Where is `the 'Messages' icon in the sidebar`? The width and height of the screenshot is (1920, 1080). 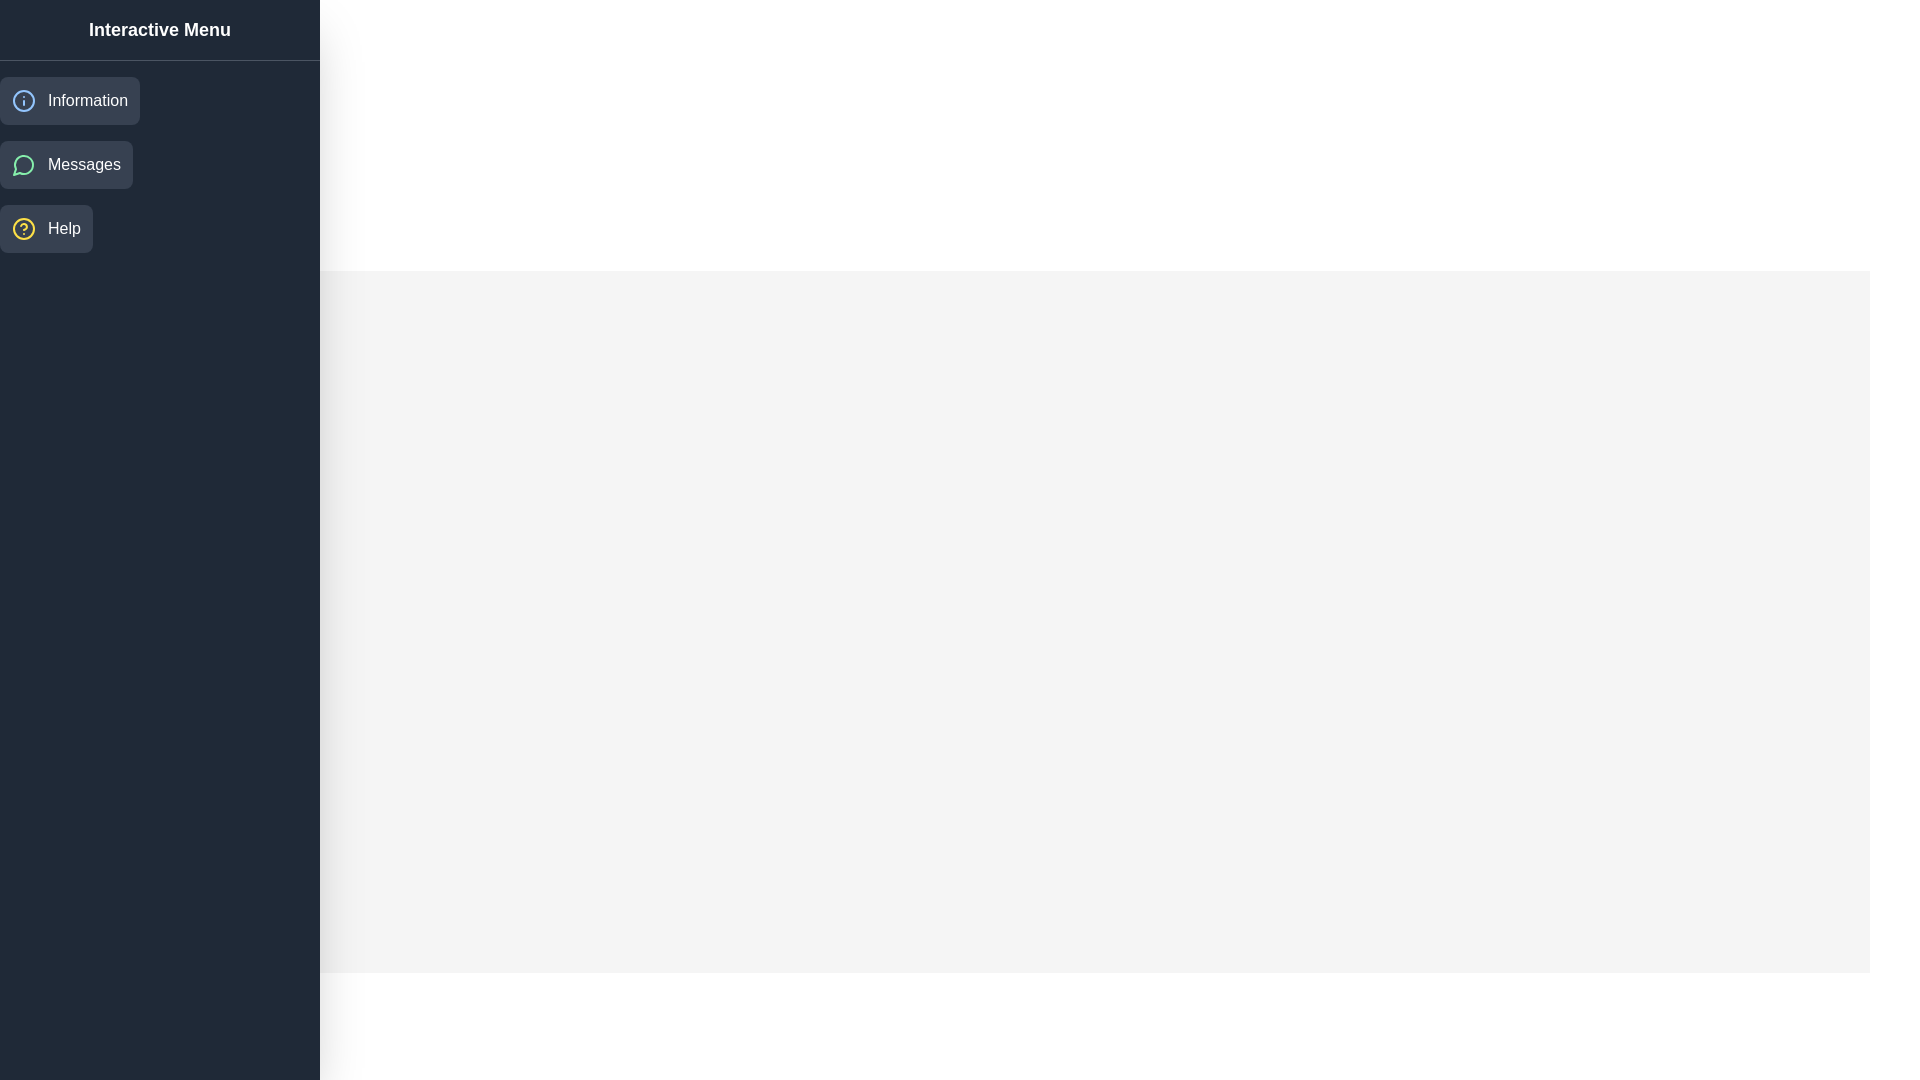 the 'Messages' icon in the sidebar is located at coordinates (24, 164).